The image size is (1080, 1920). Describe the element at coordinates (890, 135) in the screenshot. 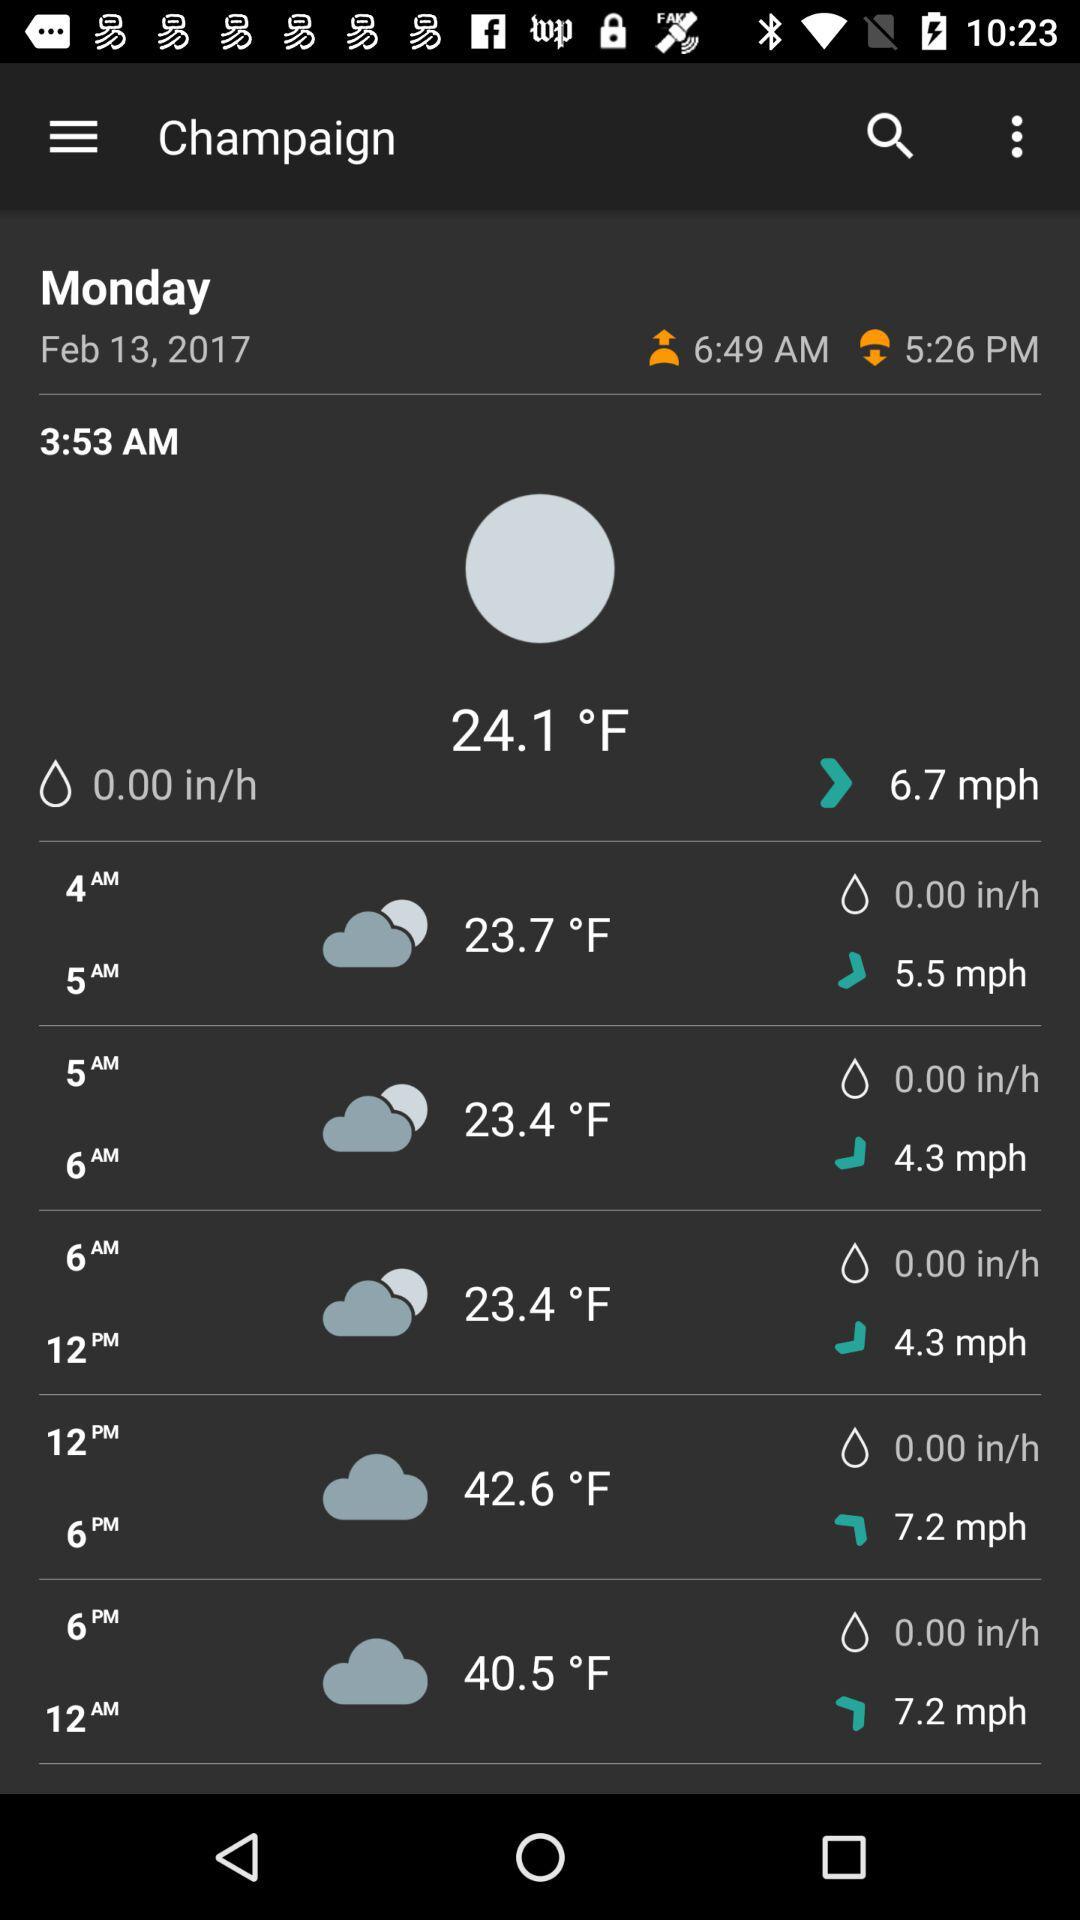

I see `item next to the champaign item` at that location.